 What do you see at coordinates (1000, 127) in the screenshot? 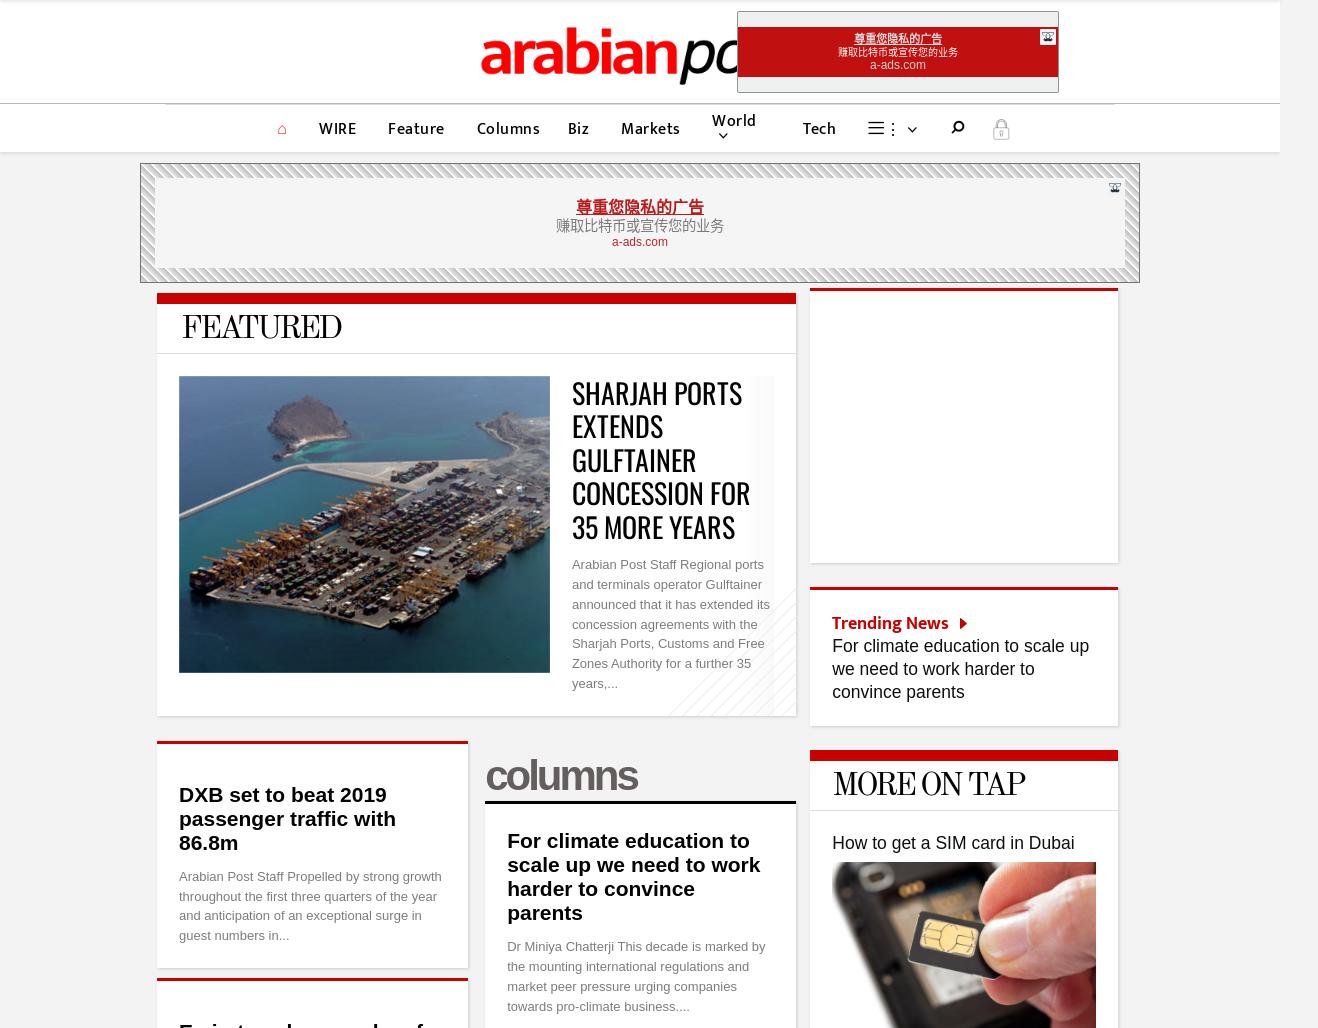
I see `'.'` at bounding box center [1000, 127].